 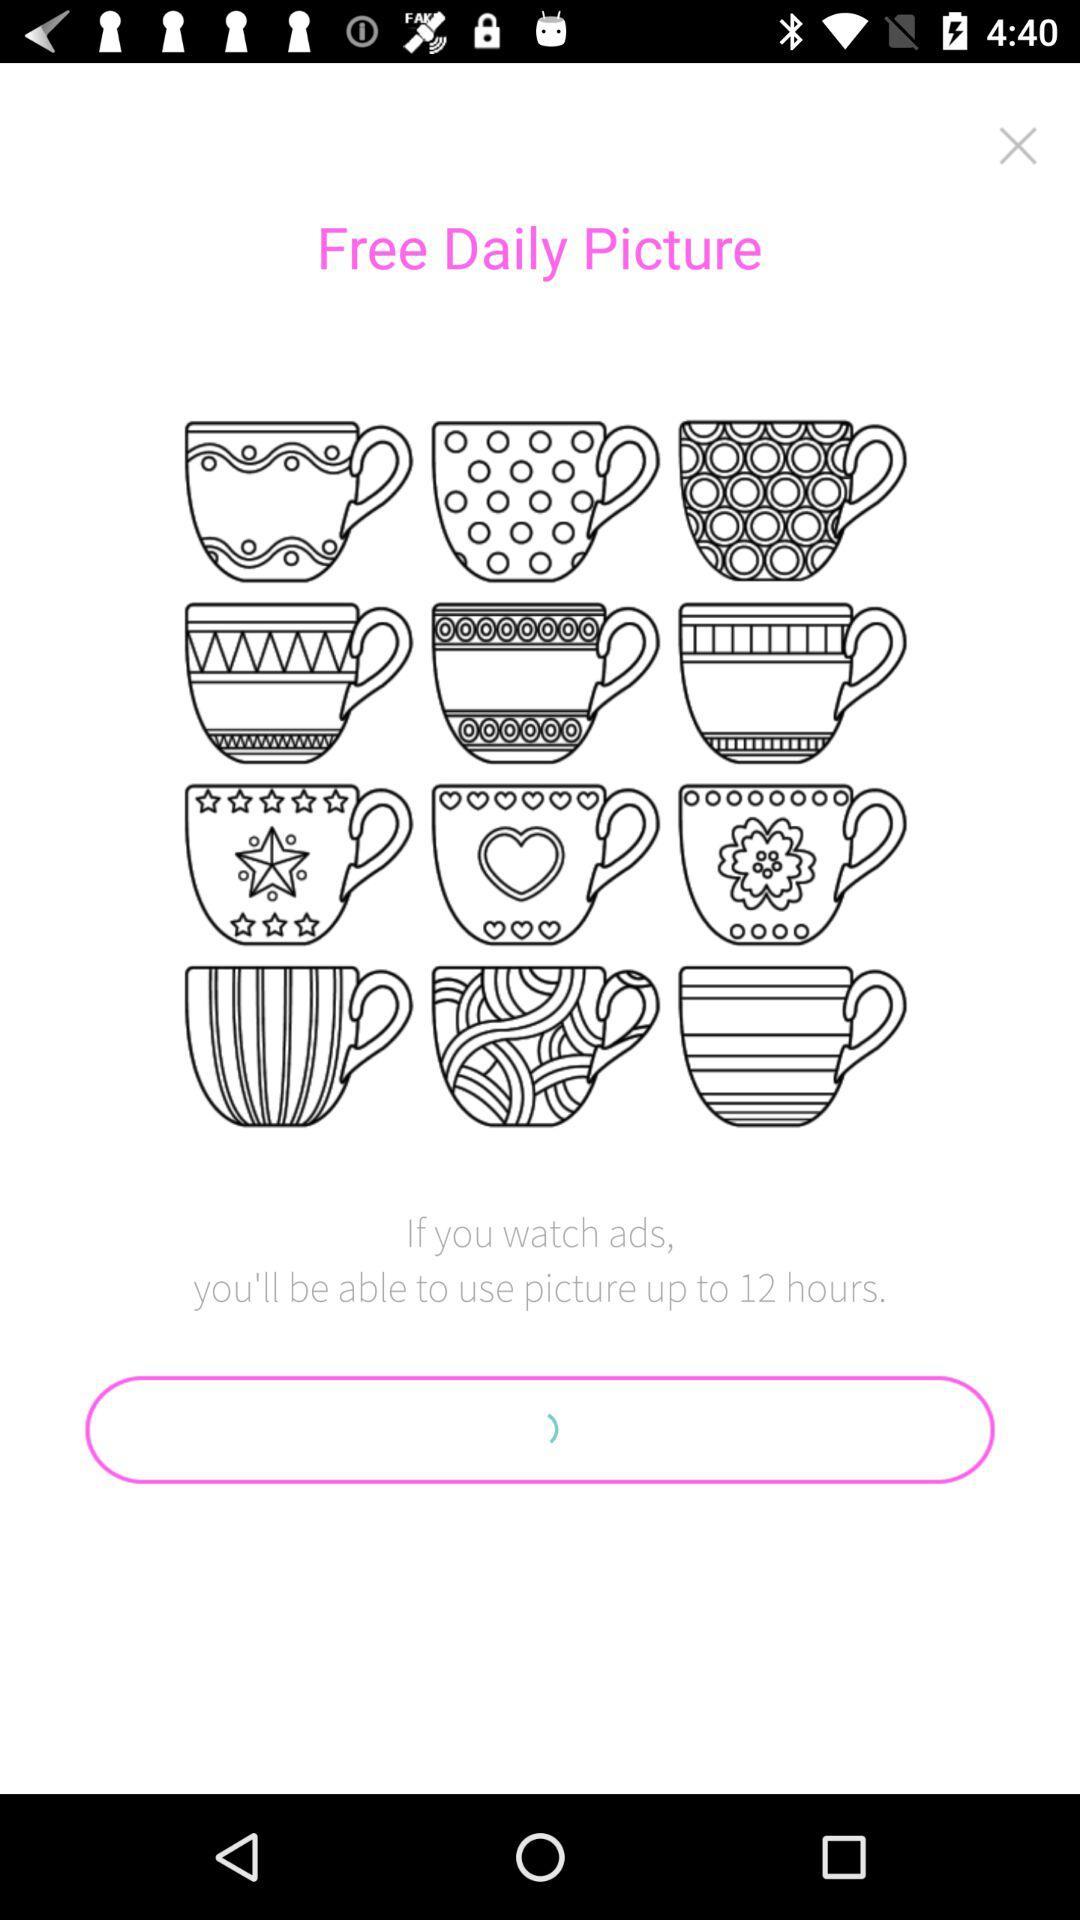 What do you see at coordinates (1018, 144) in the screenshot?
I see `icon at the top right corner` at bounding box center [1018, 144].